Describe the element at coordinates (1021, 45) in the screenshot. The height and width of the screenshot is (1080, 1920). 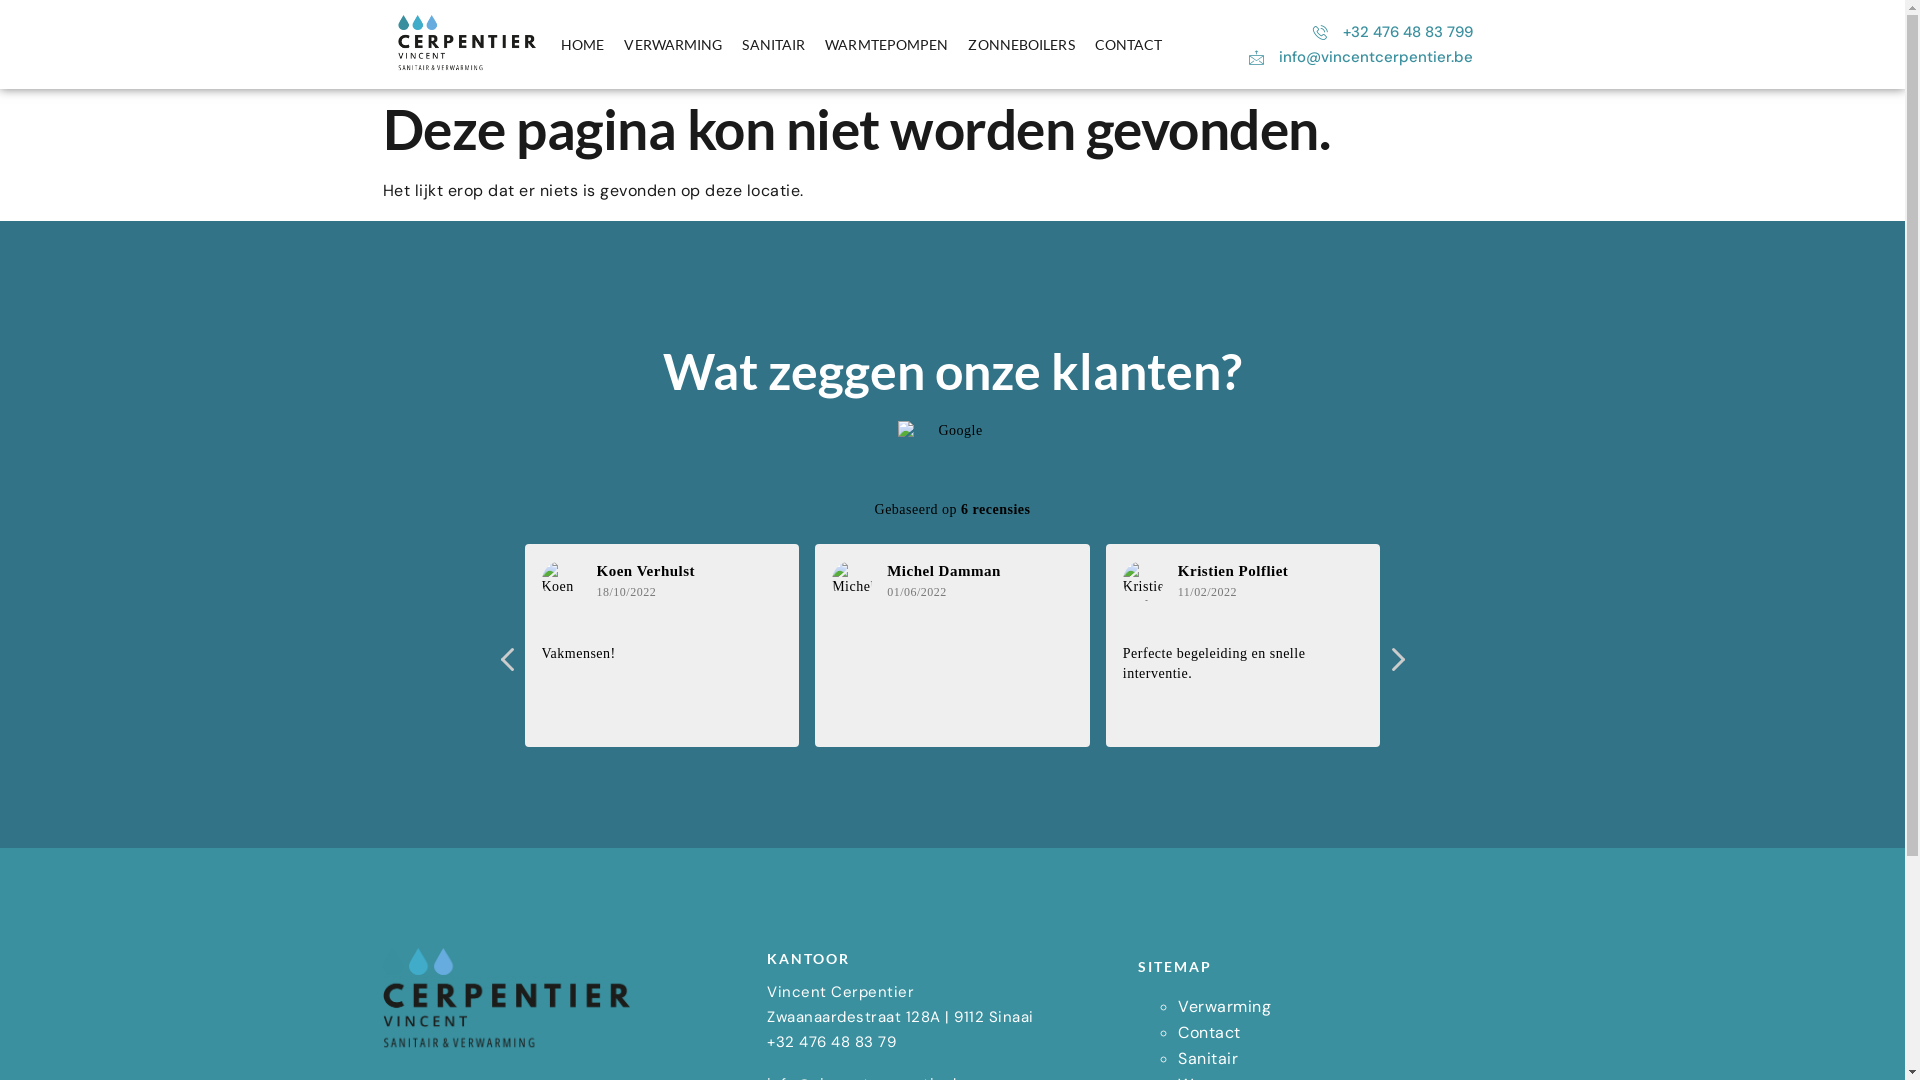
I see `'ZONNEBOILERS'` at that location.